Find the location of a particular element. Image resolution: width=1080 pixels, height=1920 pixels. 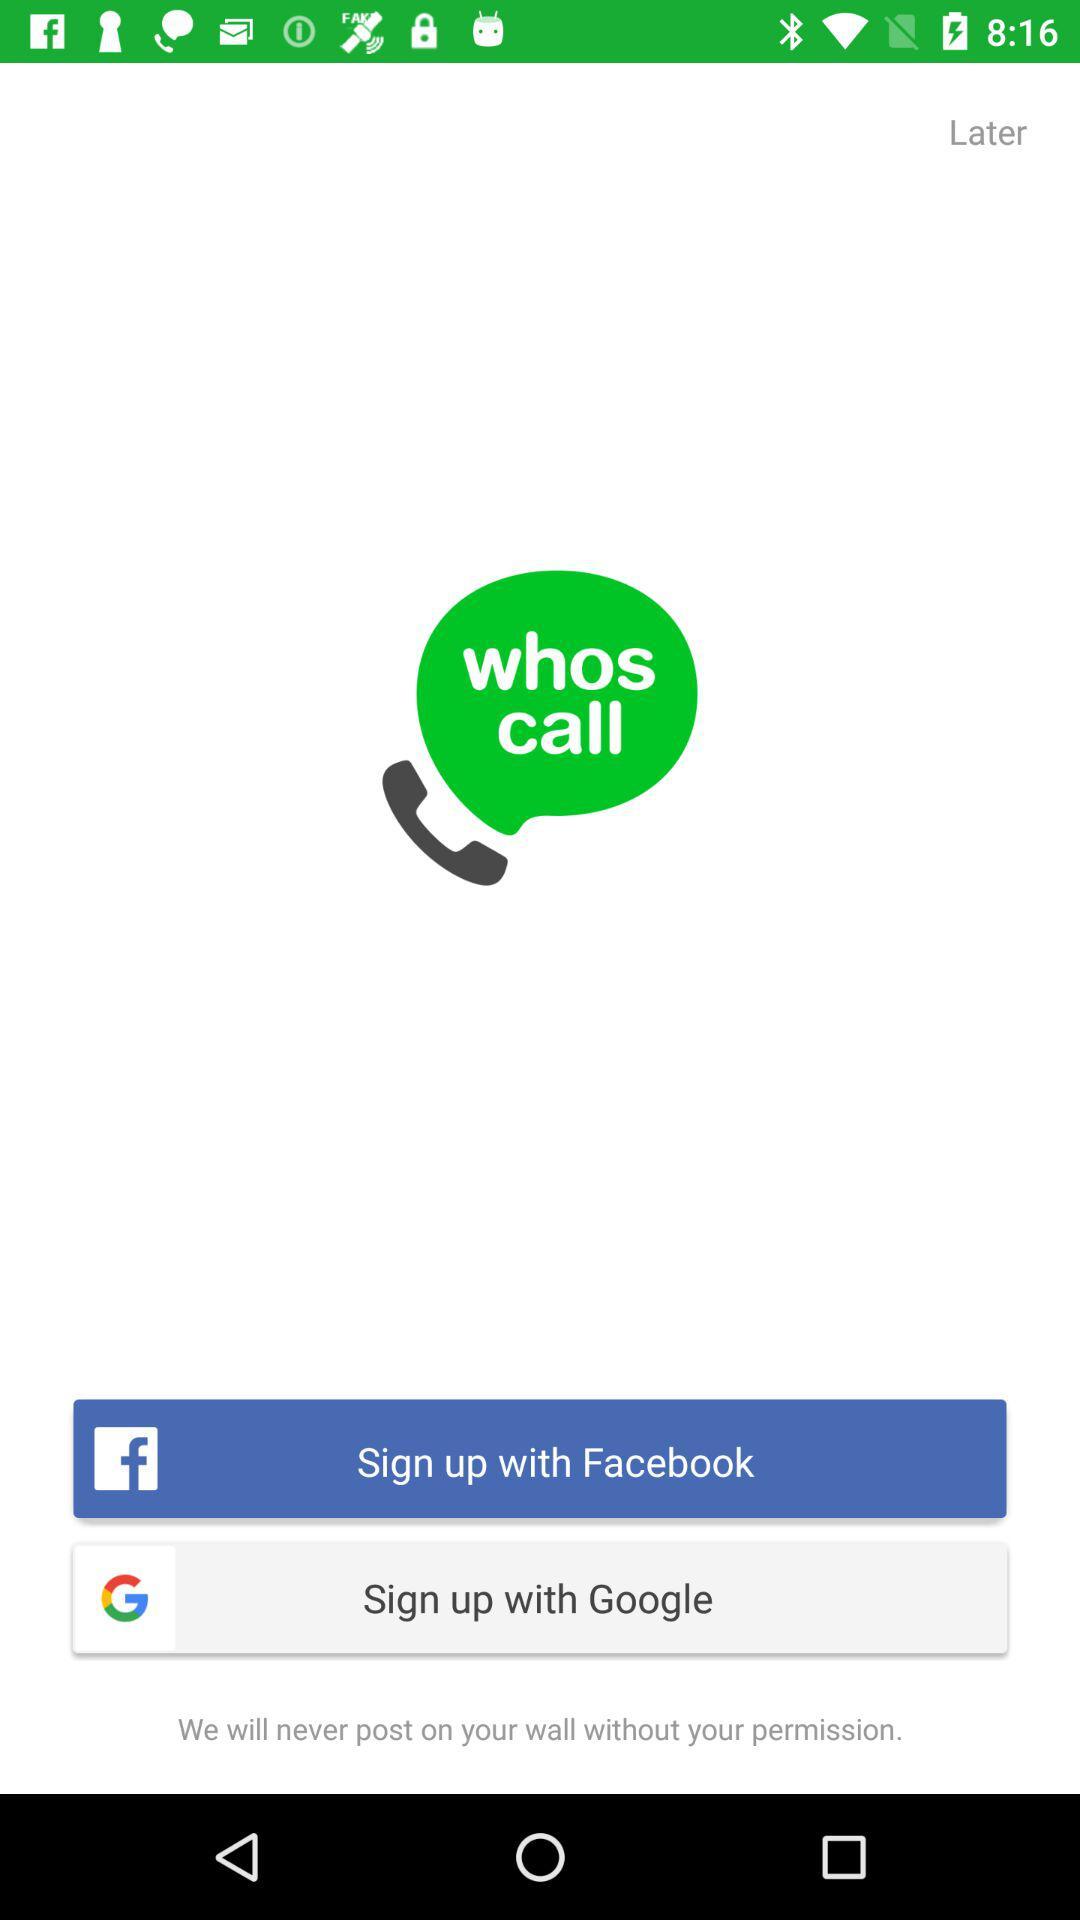

item above the sign up with item is located at coordinates (987, 130).